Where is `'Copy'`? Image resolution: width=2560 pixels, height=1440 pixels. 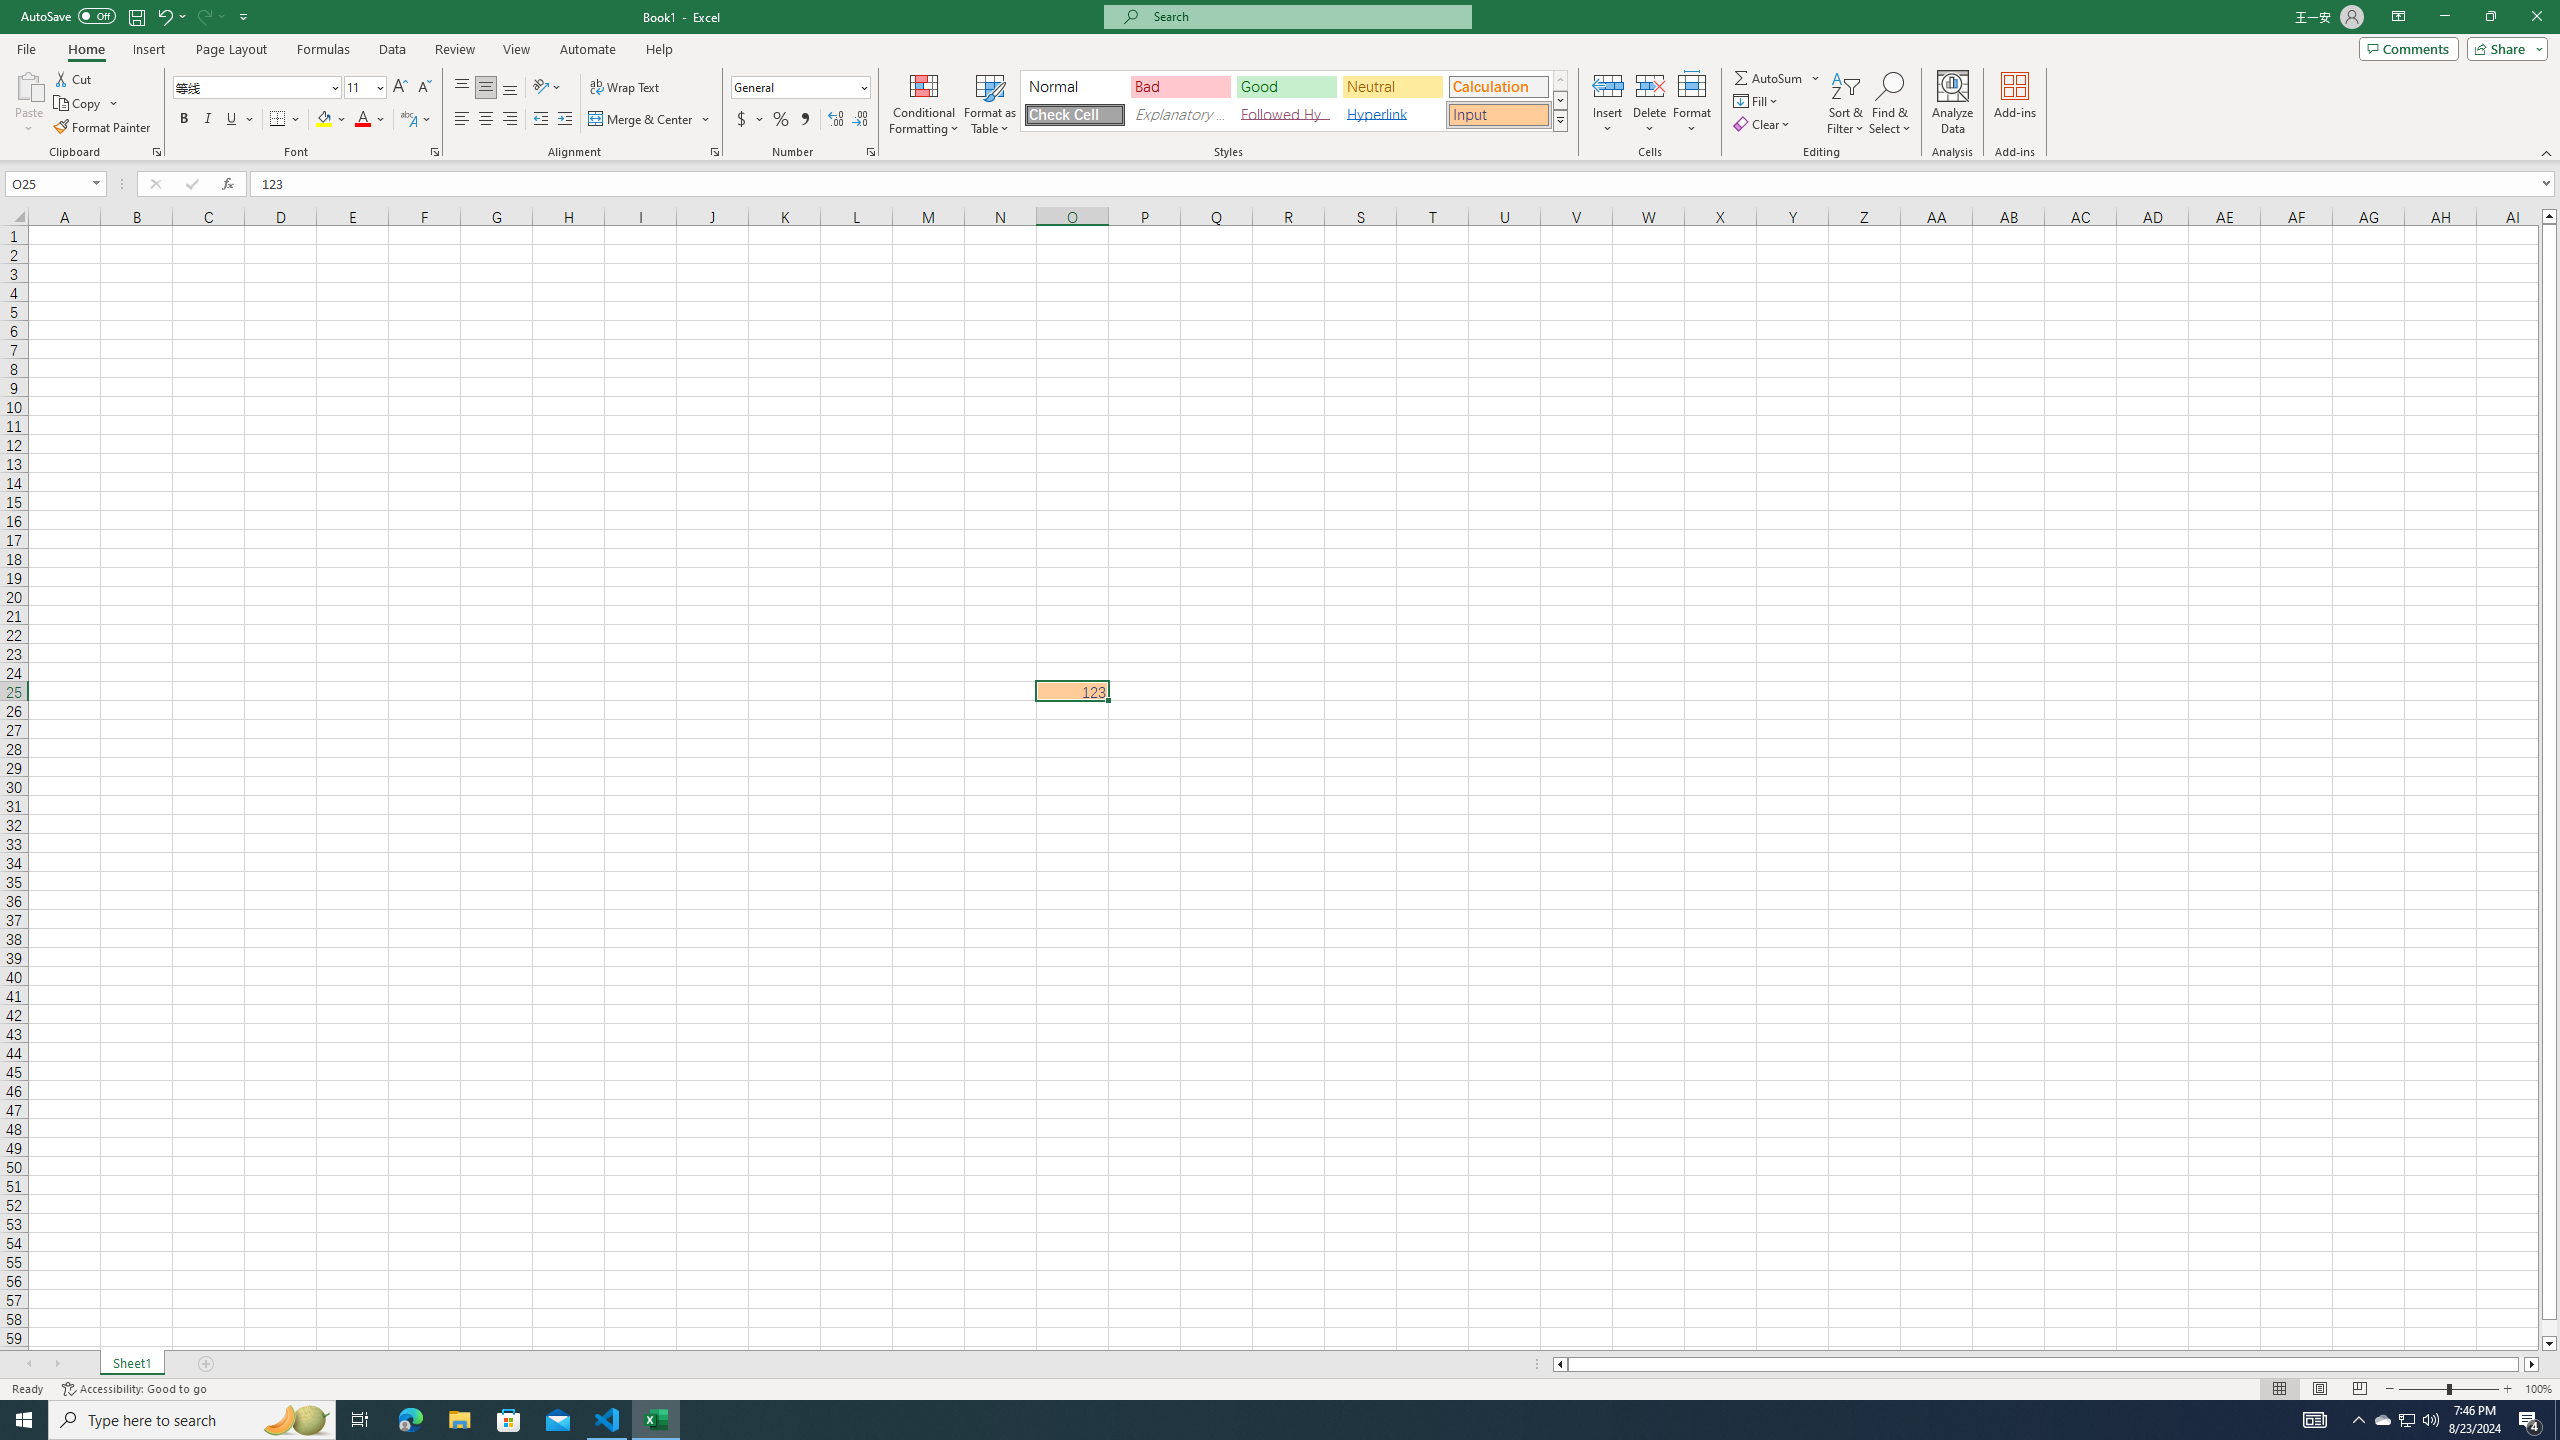 'Copy' is located at coordinates (86, 103).